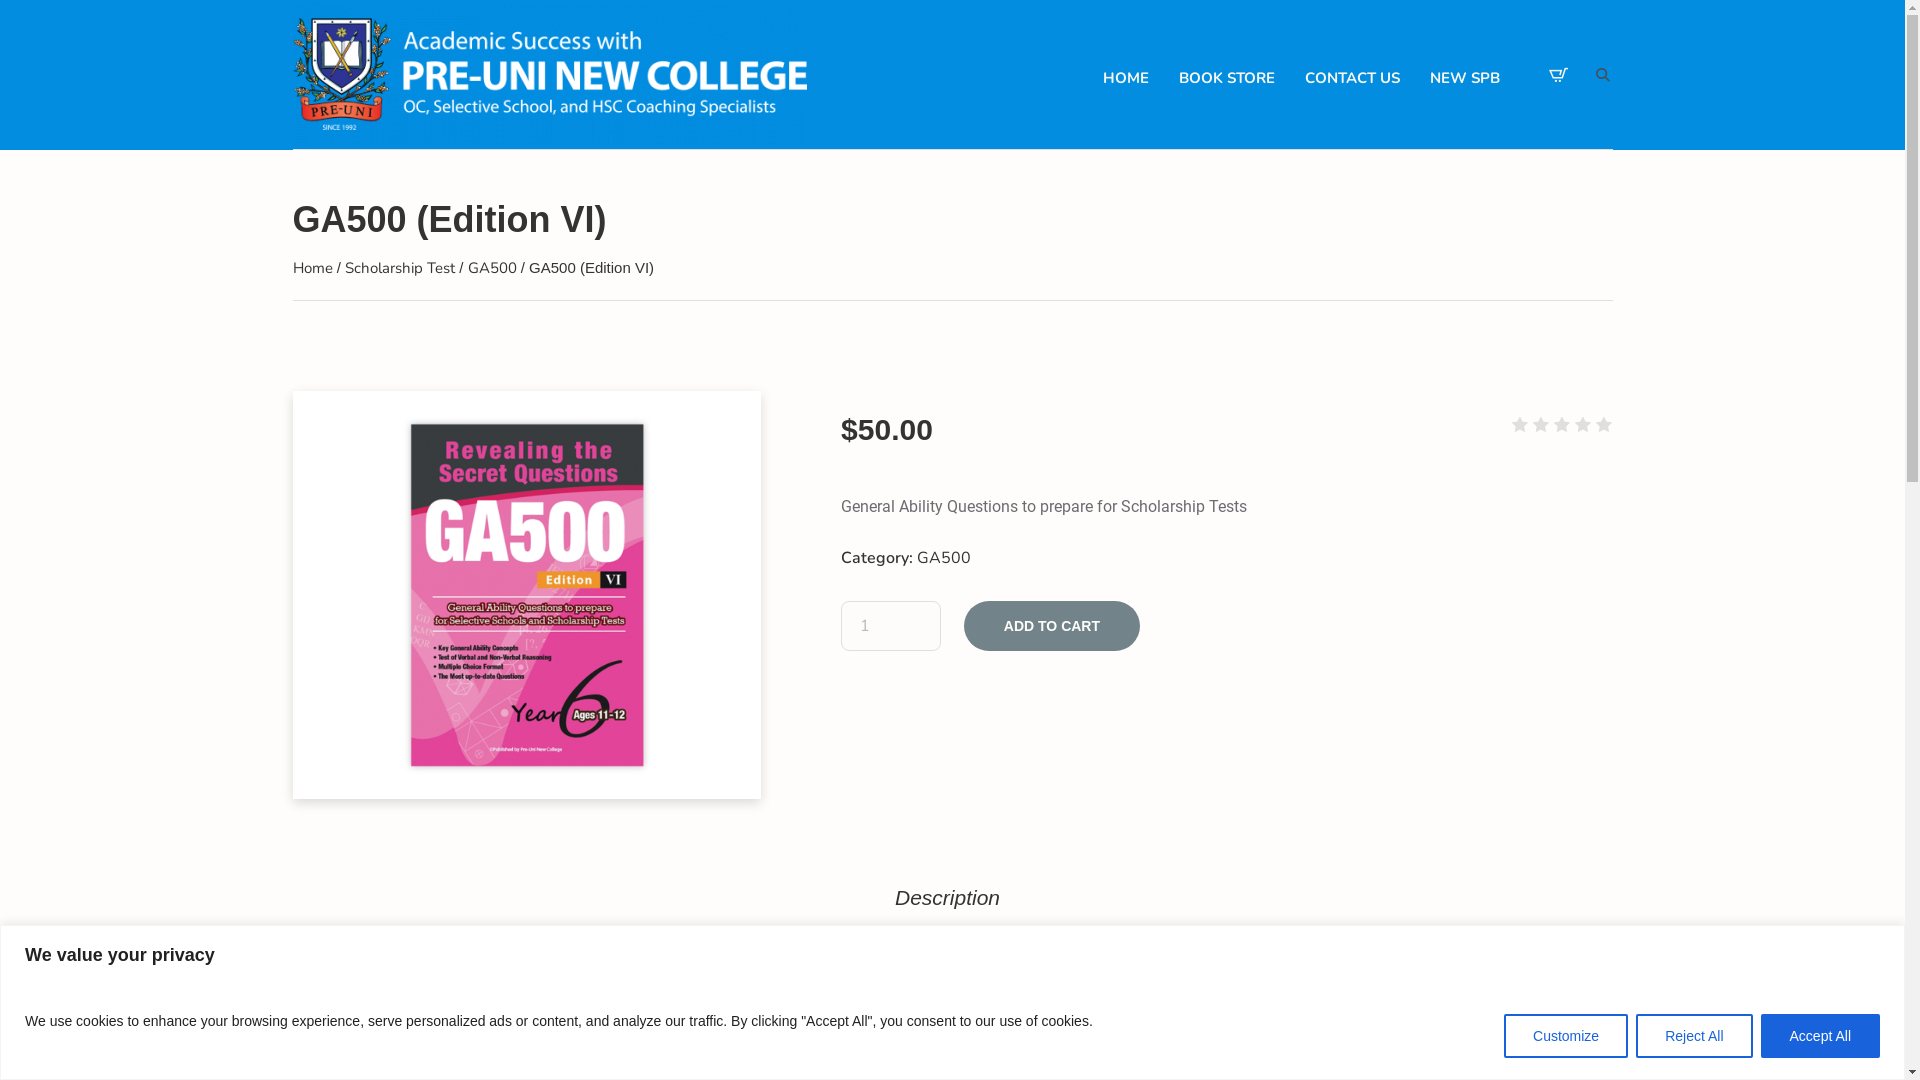 This screenshot has height=1080, width=1920. I want to click on 'ADD TO CART', so click(1050, 624).